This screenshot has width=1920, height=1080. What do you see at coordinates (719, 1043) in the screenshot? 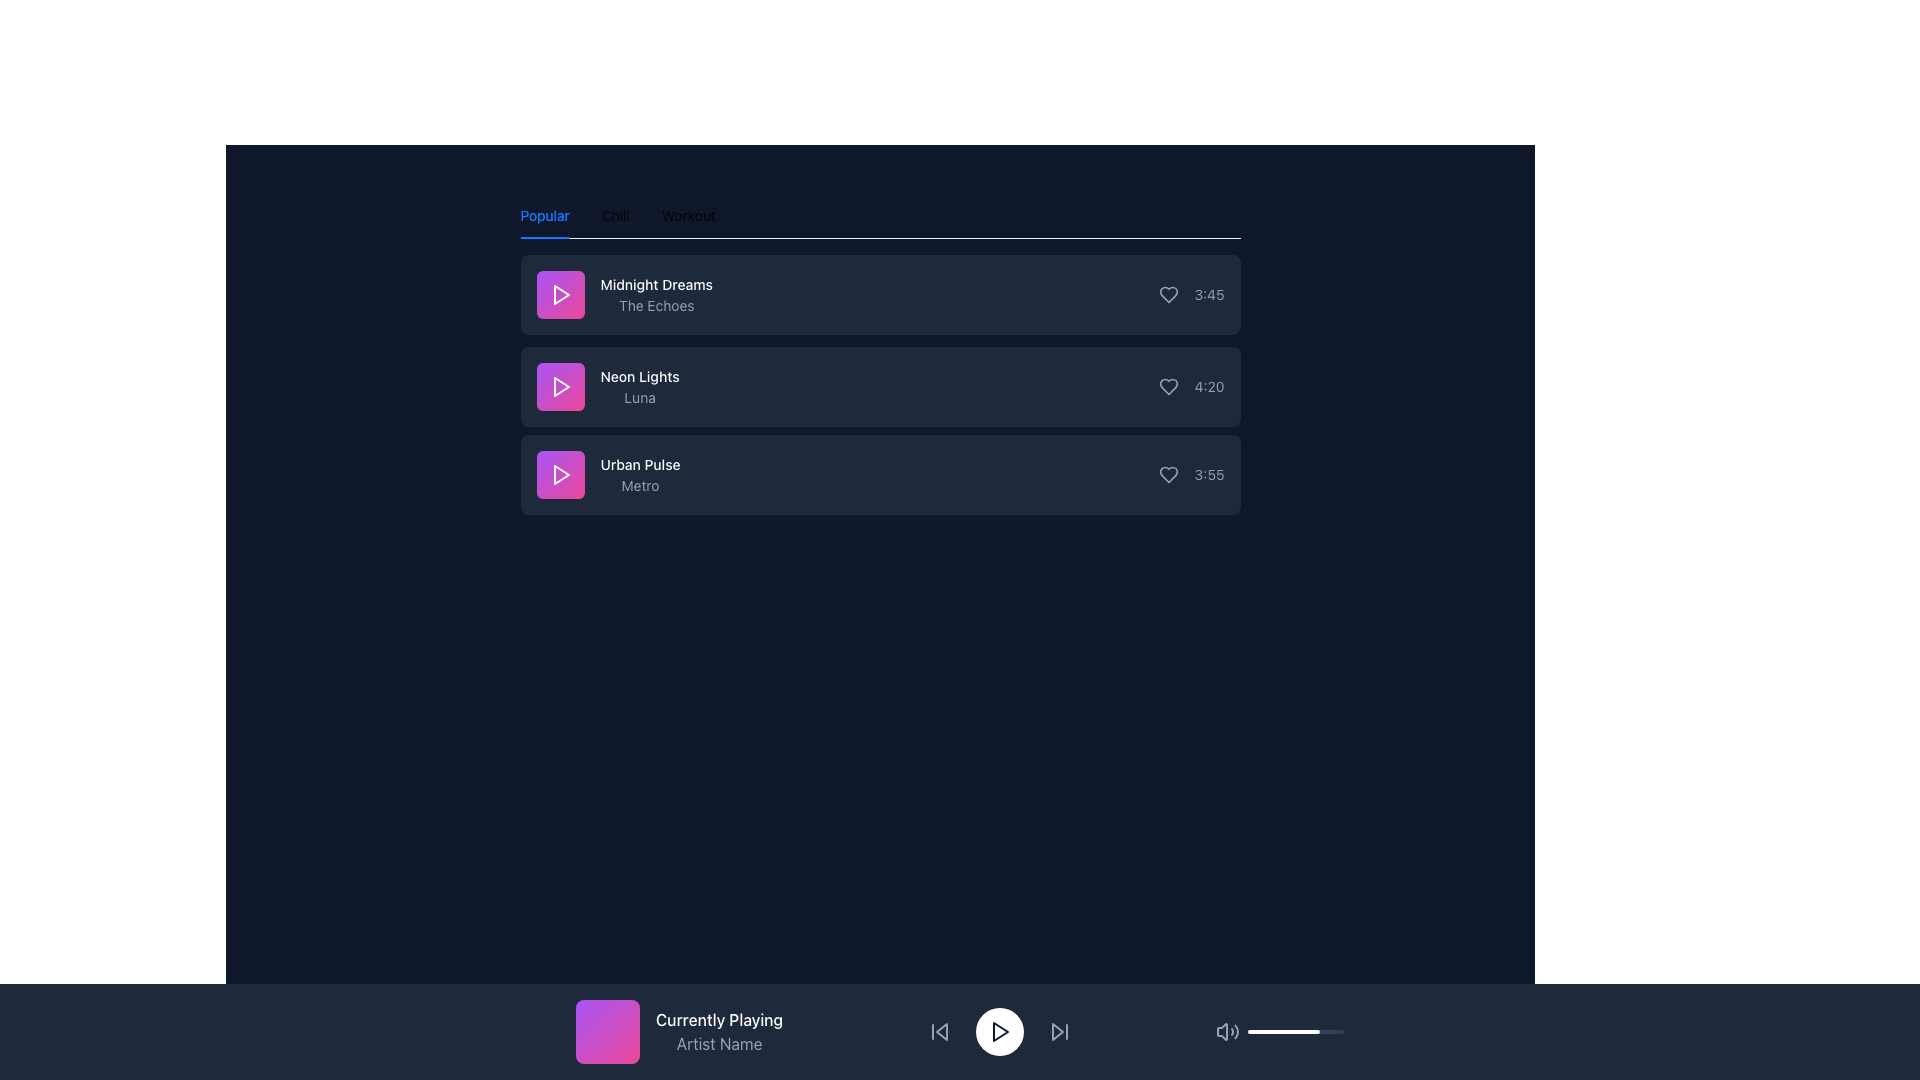
I see `the 'Artist Name' text label, which is displayed in slate-gray color and positioned below the 'Currently Playing' label in the bottom-left corner of the interface` at bounding box center [719, 1043].